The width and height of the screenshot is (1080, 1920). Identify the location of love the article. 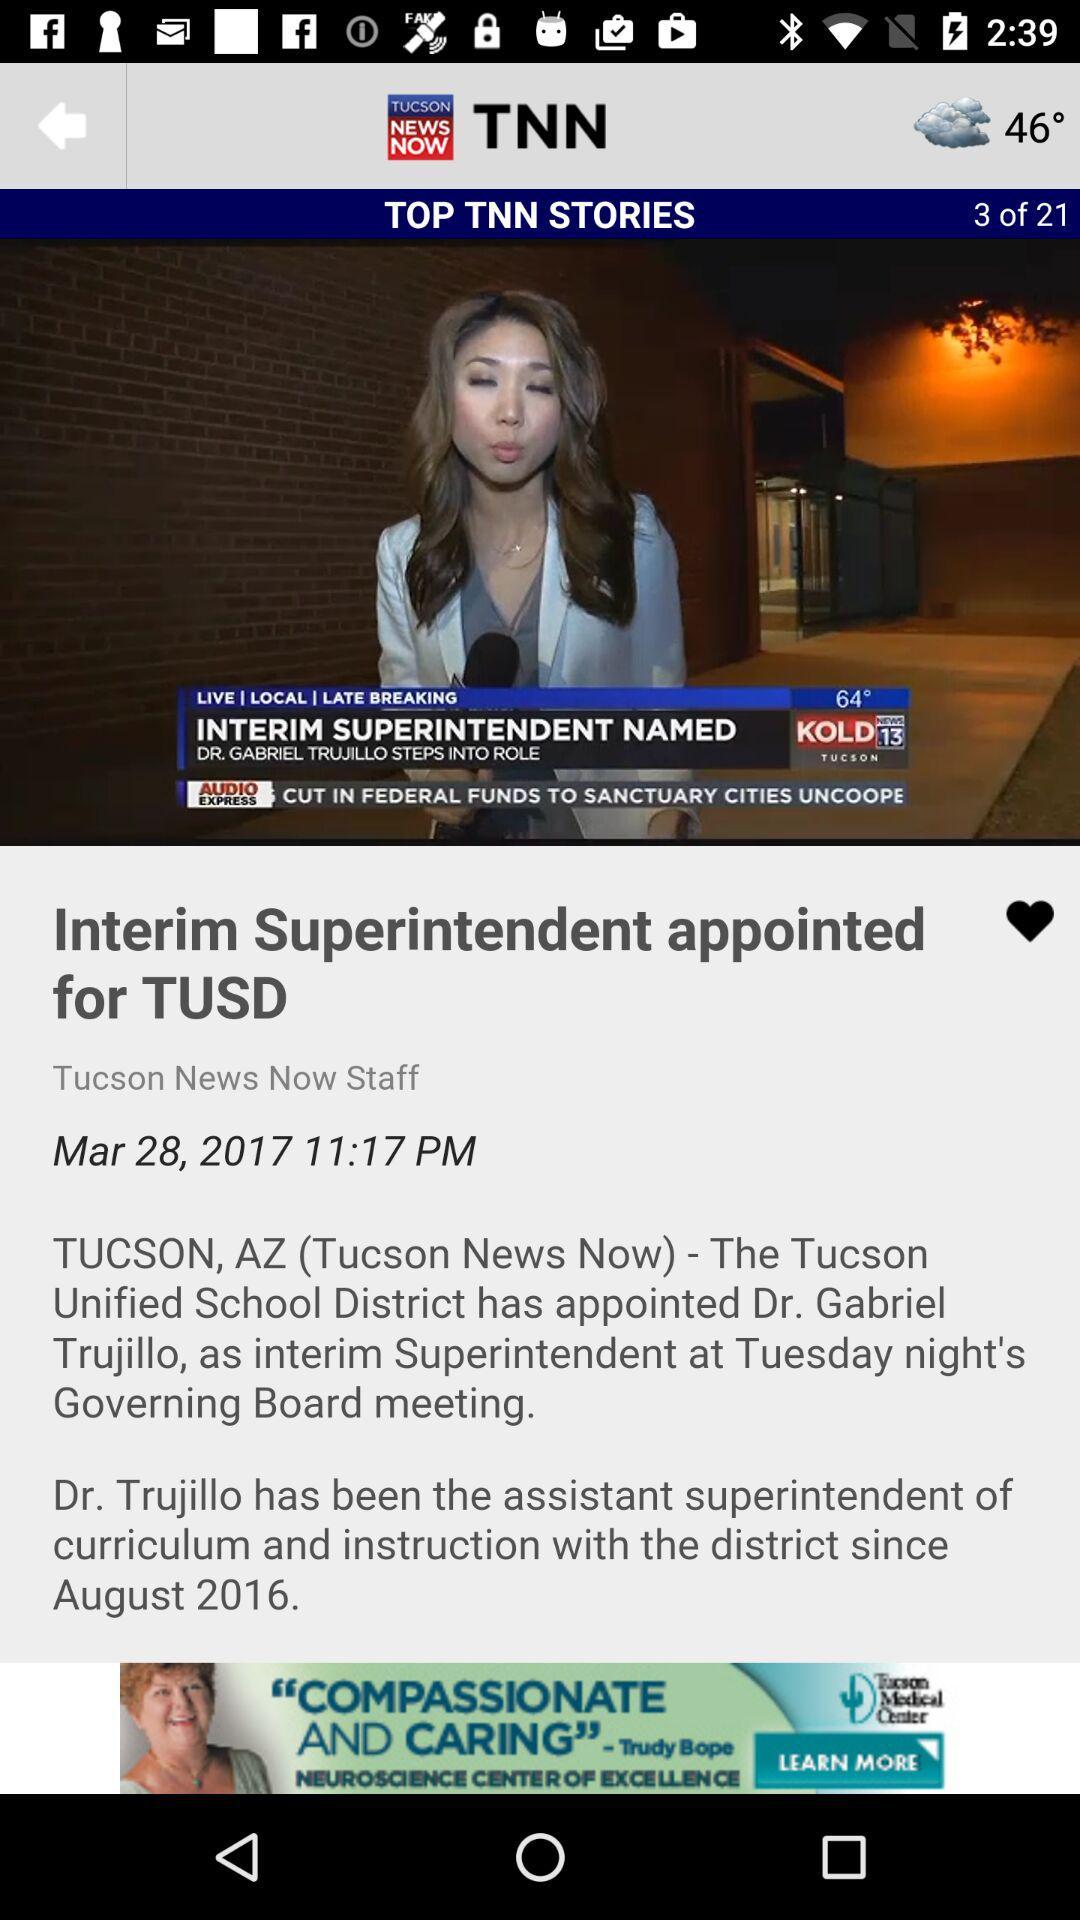
(1017, 920).